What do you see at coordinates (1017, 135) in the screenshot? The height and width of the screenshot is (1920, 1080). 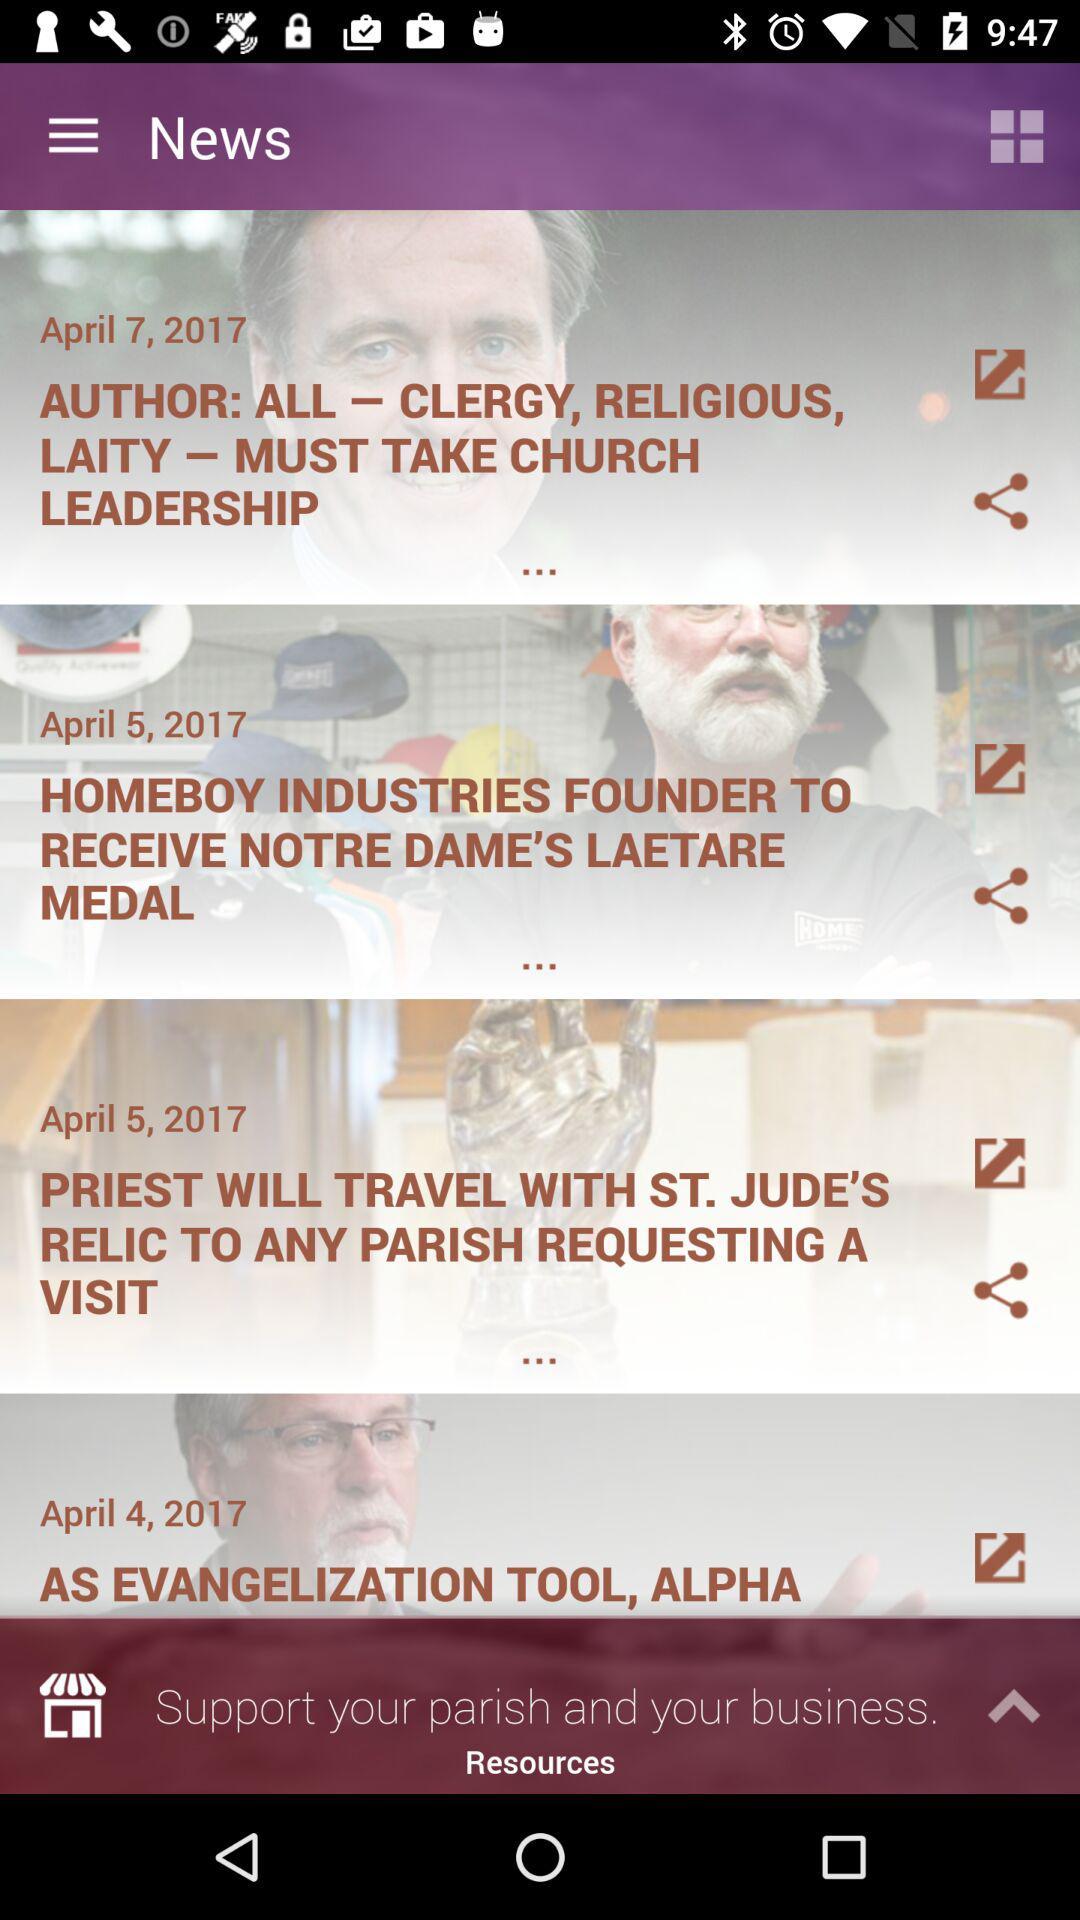 I see `the icon to the right of news item` at bounding box center [1017, 135].